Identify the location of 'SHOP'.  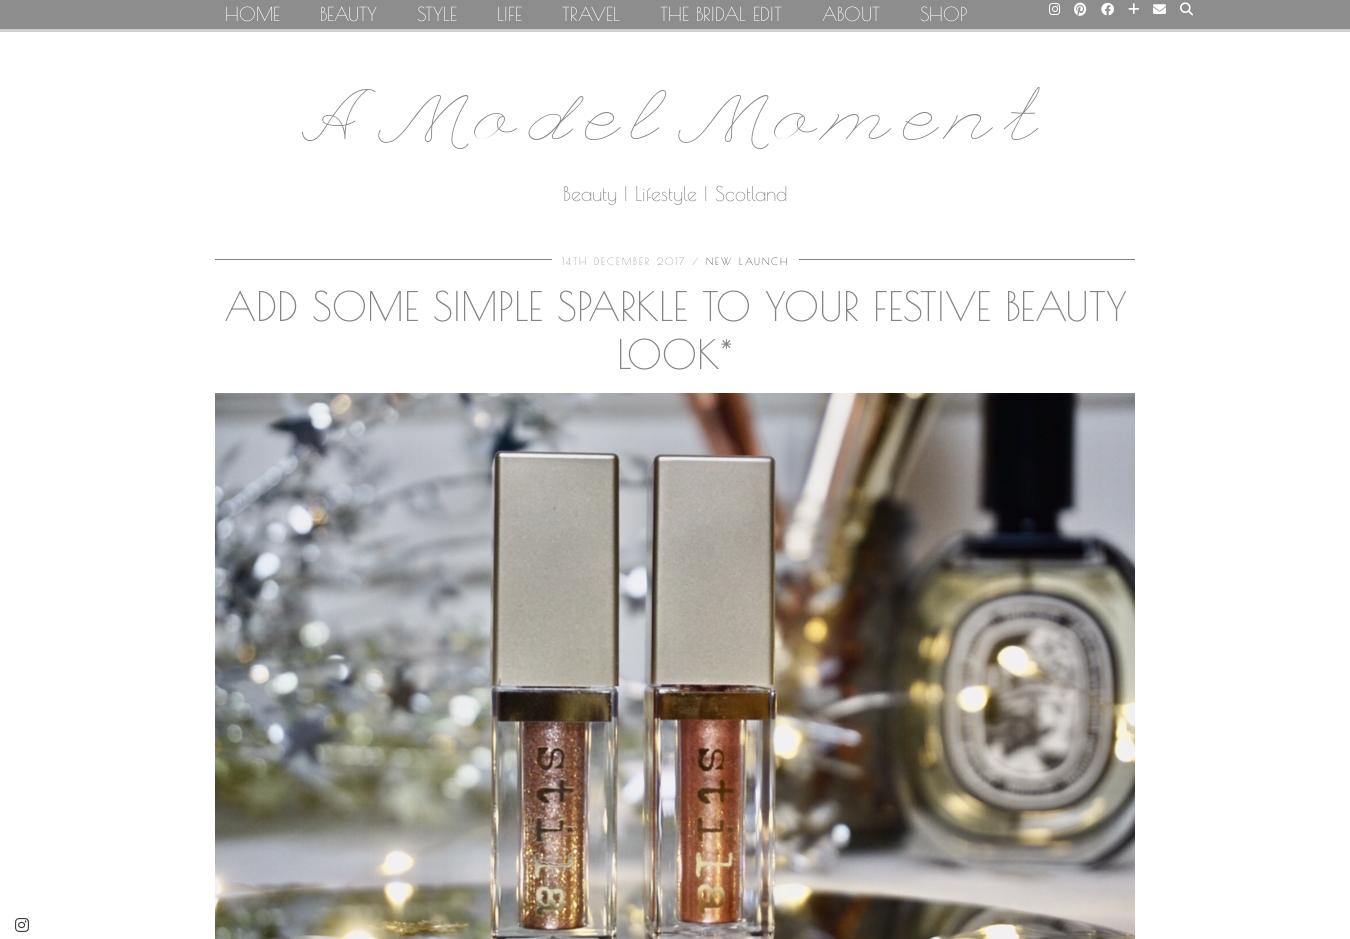
(942, 13).